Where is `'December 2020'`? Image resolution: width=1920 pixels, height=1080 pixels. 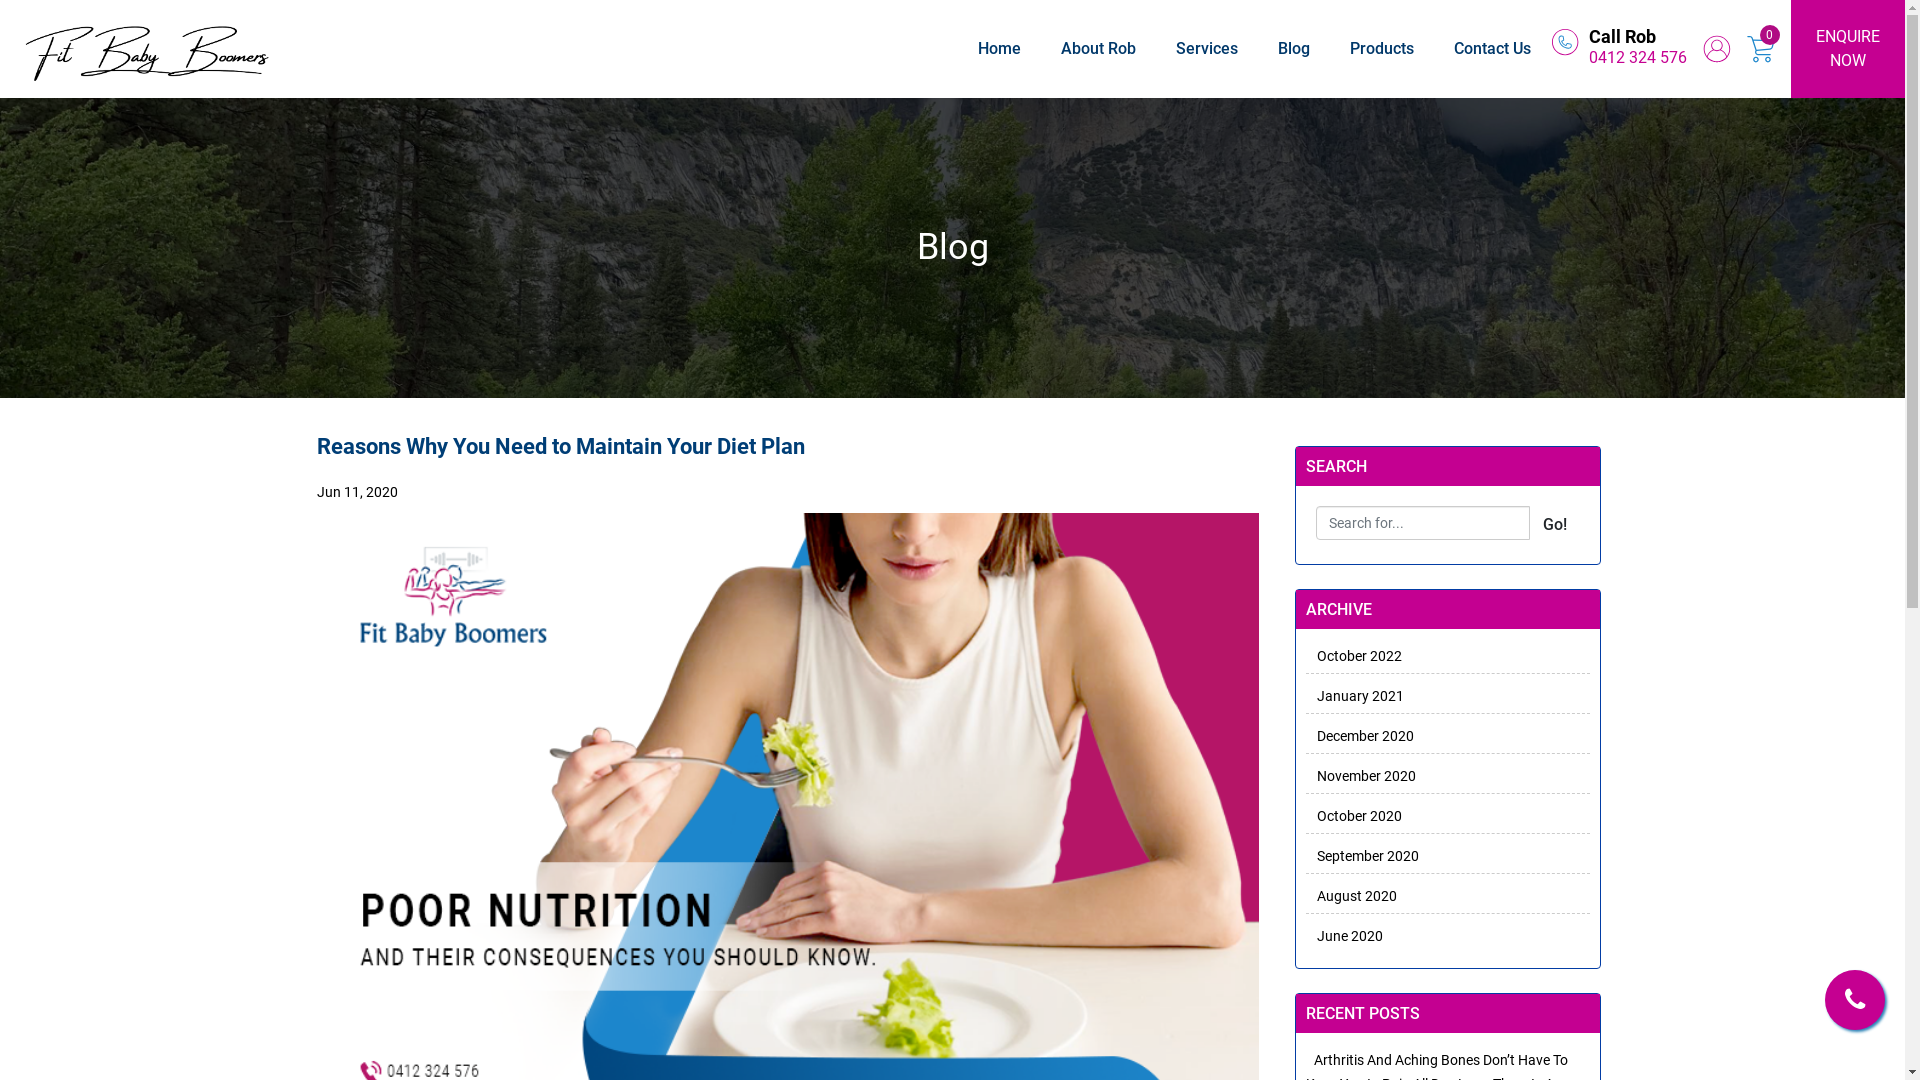 'December 2020' is located at coordinates (1359, 736).